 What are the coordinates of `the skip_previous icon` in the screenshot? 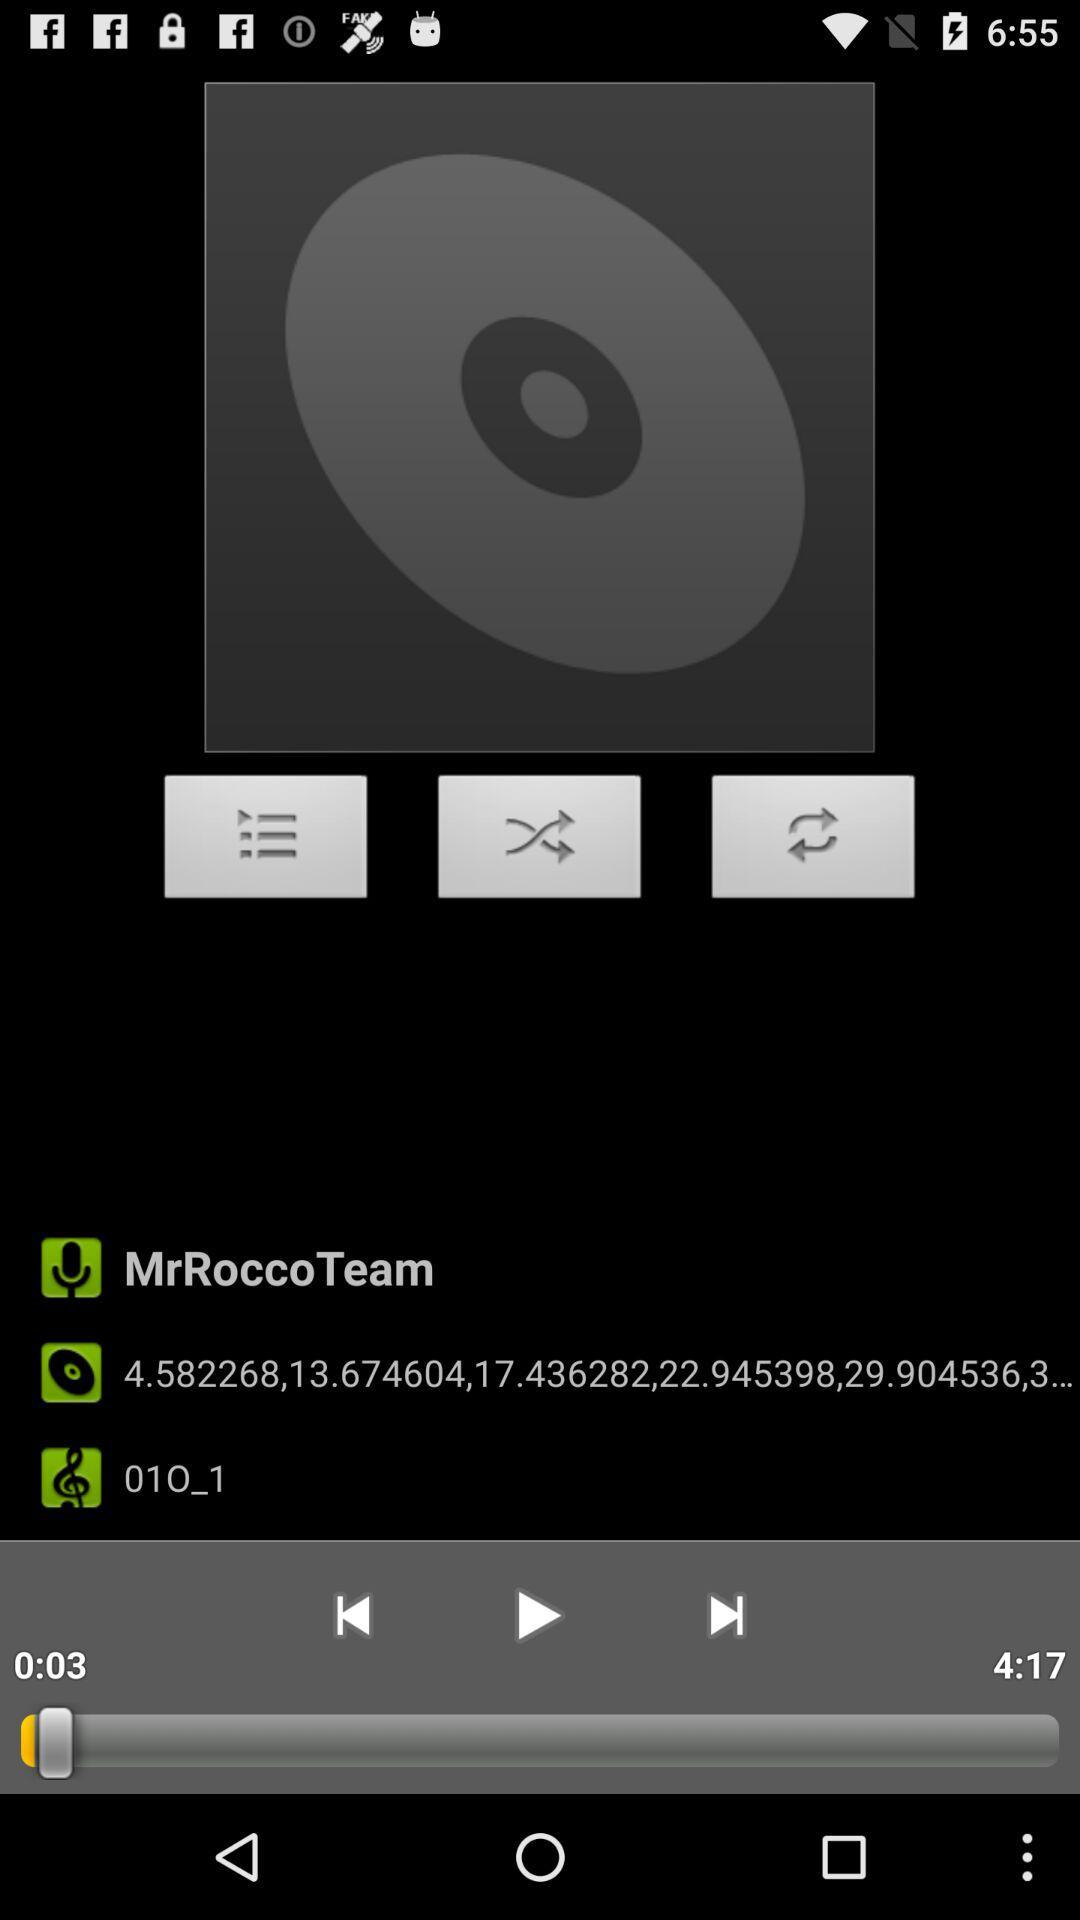 It's located at (351, 1727).